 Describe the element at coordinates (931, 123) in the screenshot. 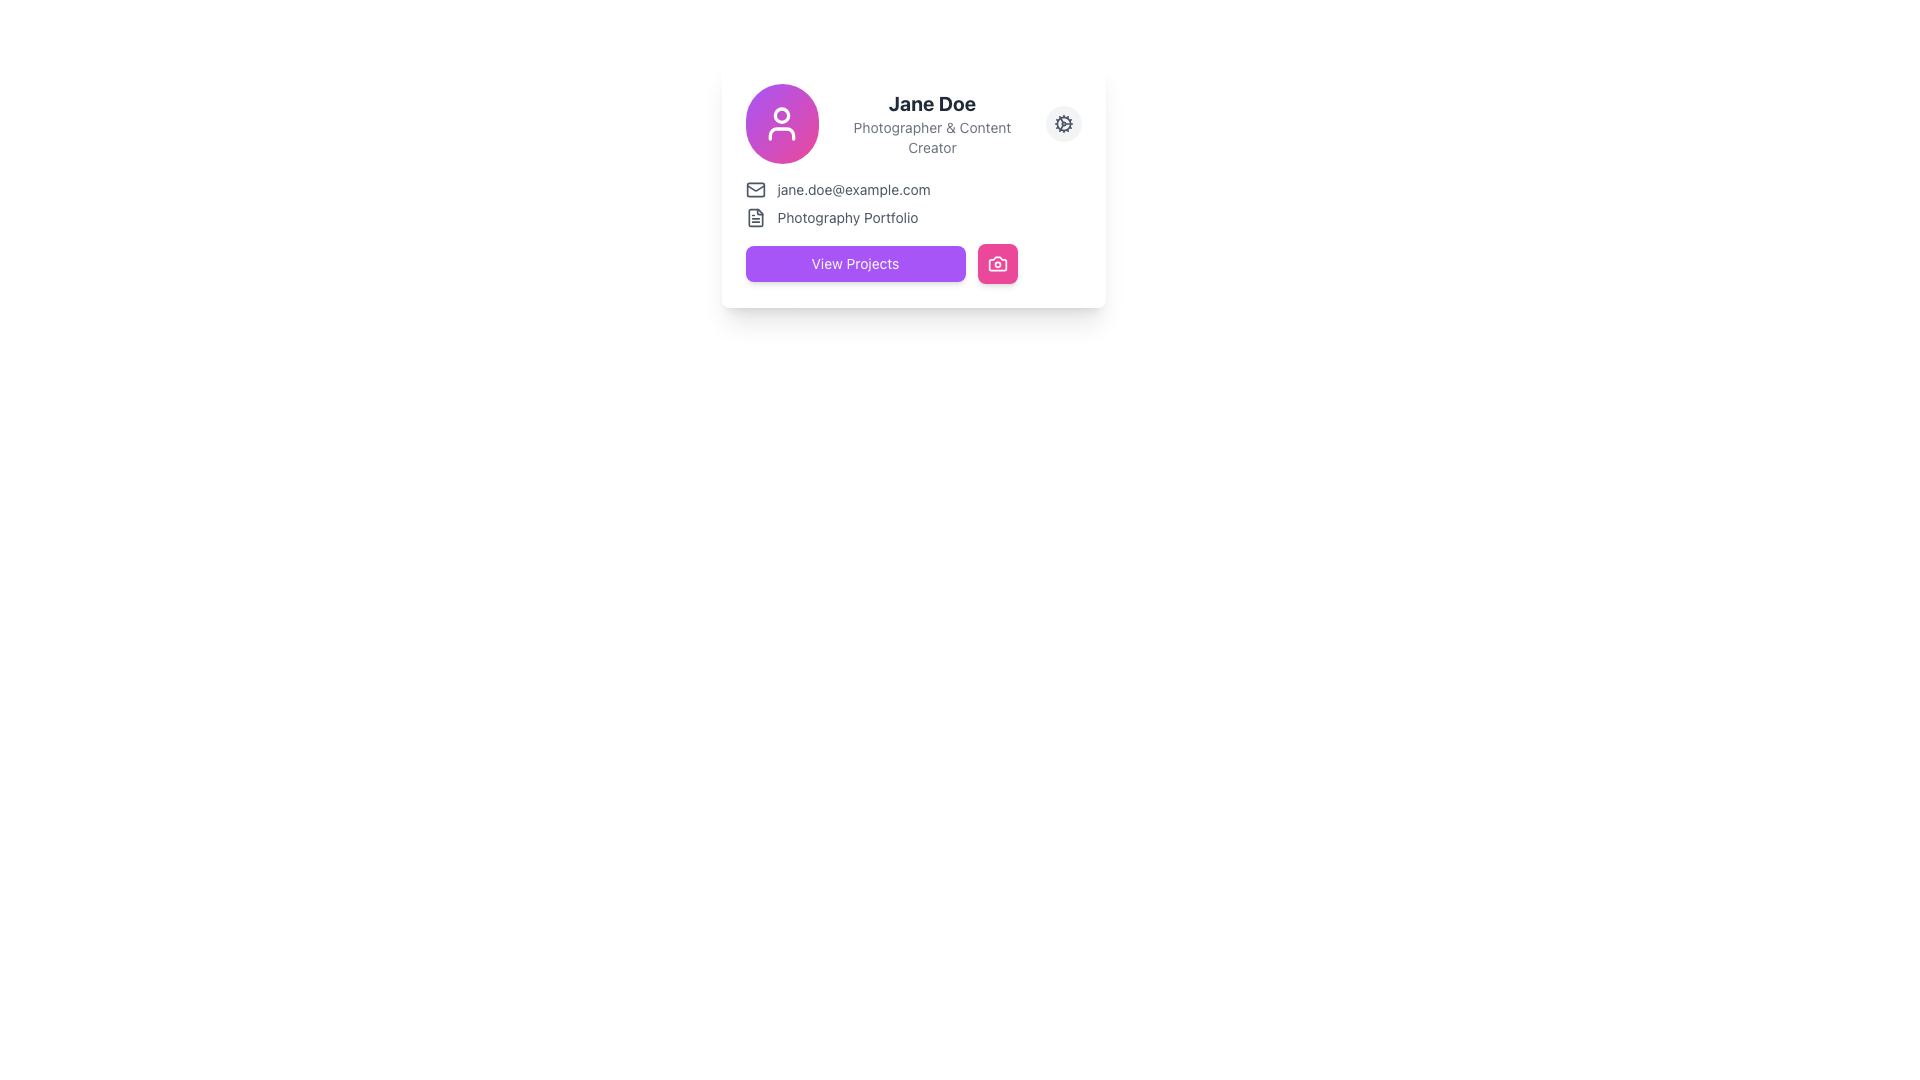

I see `the static text UI element displaying the title 'Jane Doe' and subtitle 'Photographer & Content Creator', which is located in the central right section of a card-like UI component` at that location.